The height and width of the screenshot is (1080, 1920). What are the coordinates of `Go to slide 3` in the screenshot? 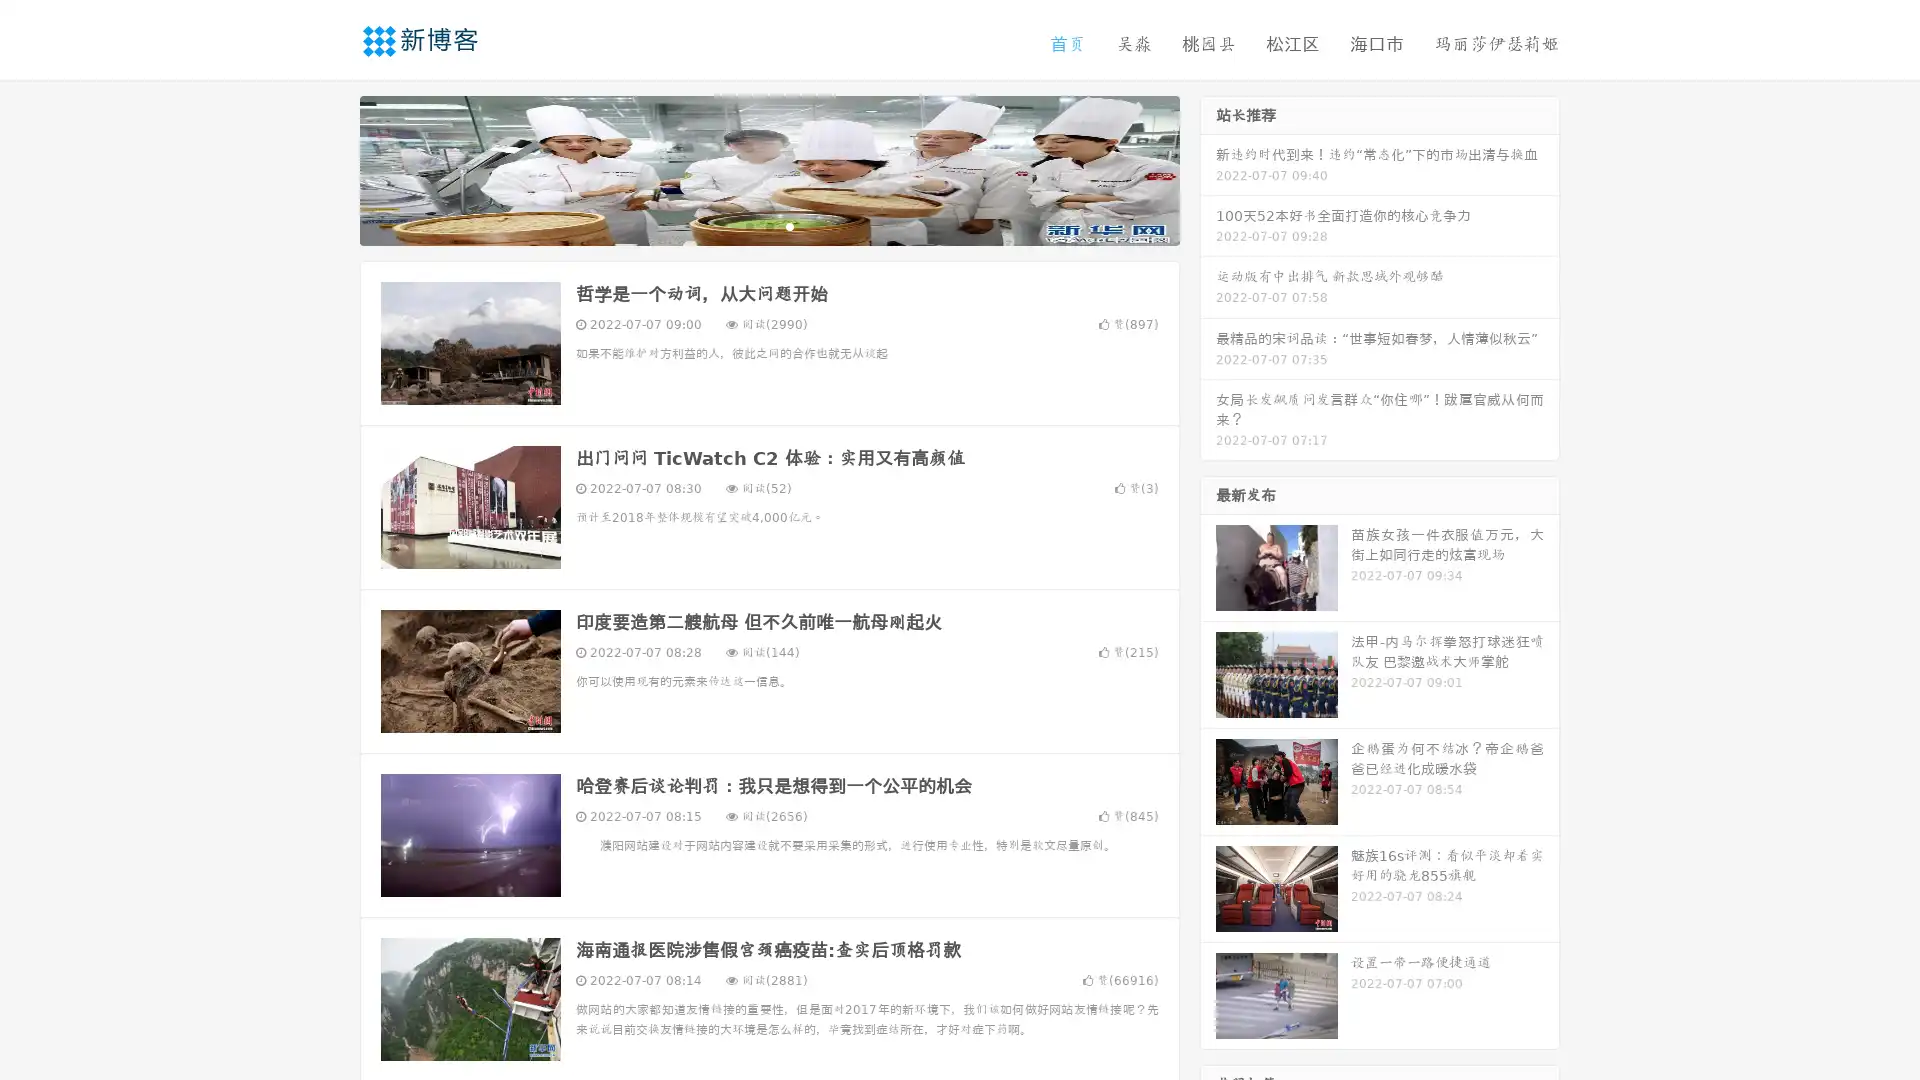 It's located at (789, 225).